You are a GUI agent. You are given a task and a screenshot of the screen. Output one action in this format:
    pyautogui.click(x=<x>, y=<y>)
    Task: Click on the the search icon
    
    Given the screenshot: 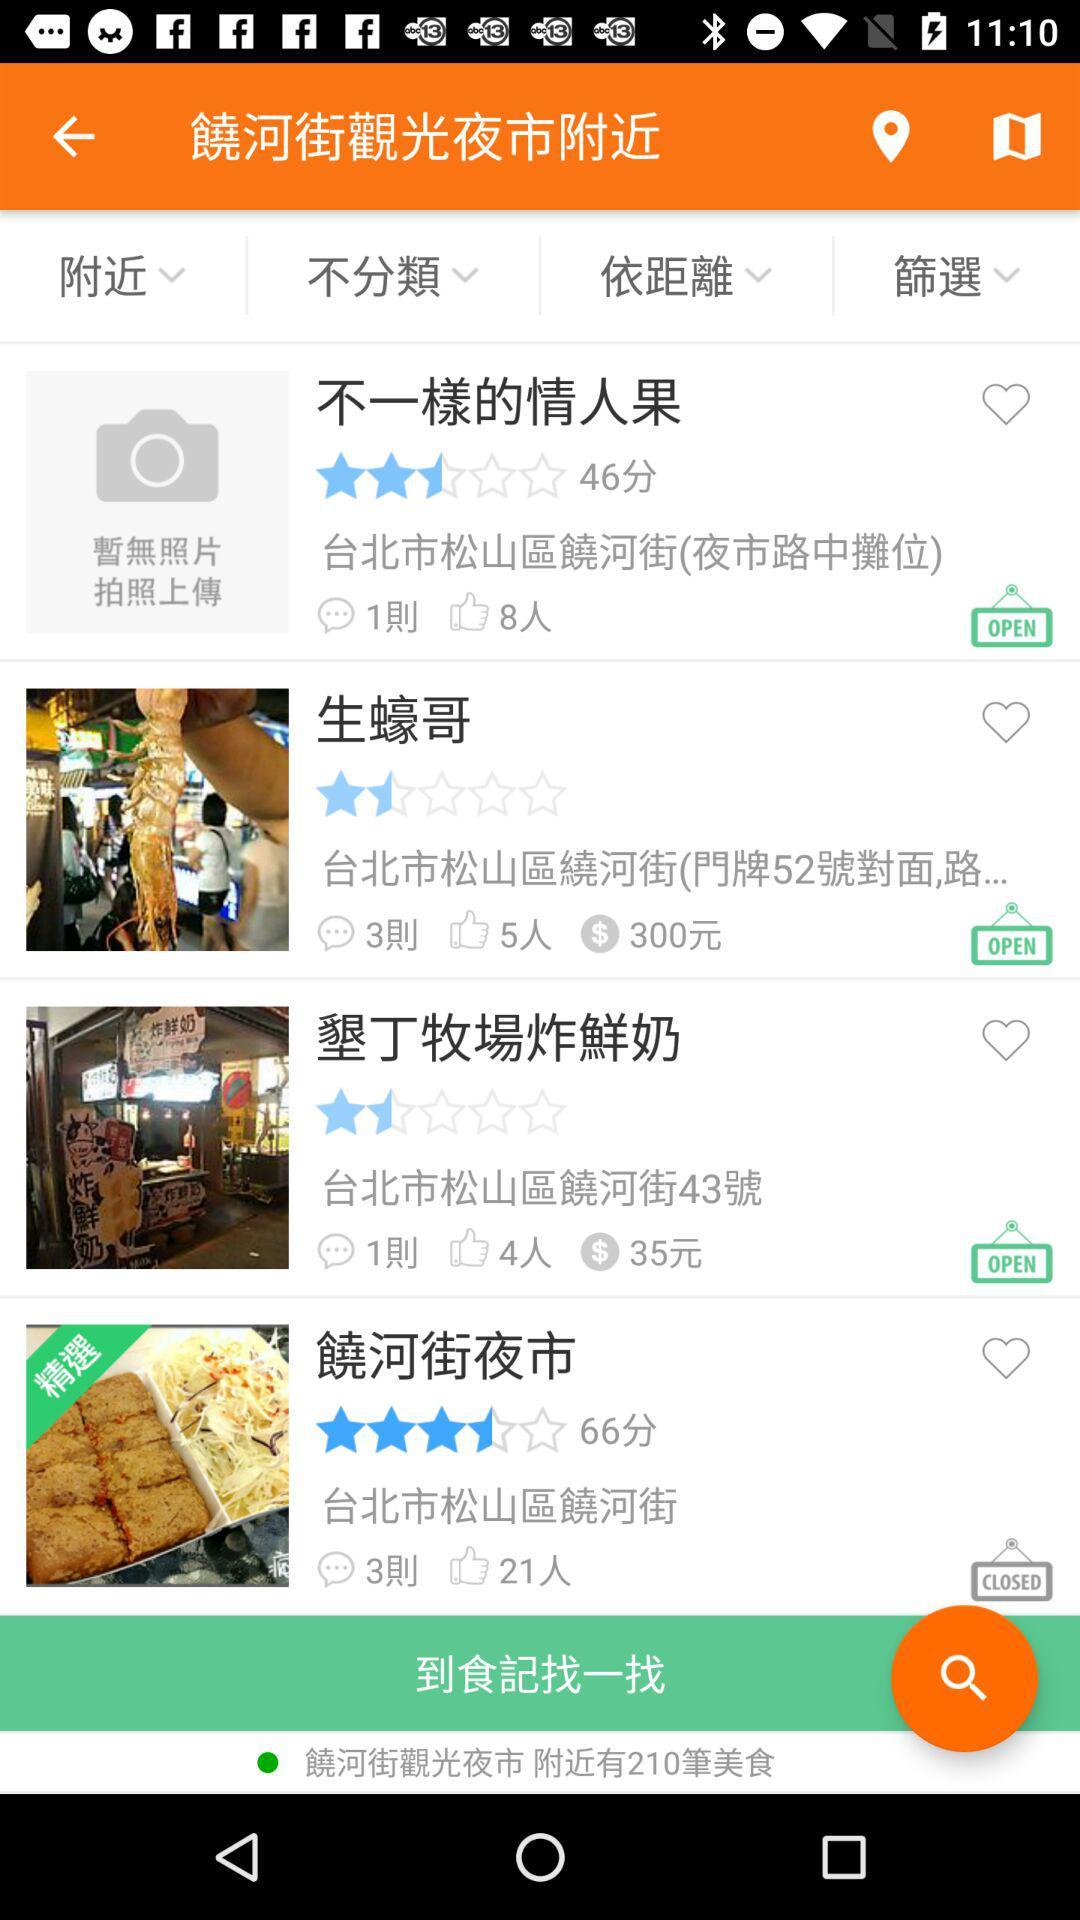 What is the action you would take?
    pyautogui.click(x=963, y=1678)
    